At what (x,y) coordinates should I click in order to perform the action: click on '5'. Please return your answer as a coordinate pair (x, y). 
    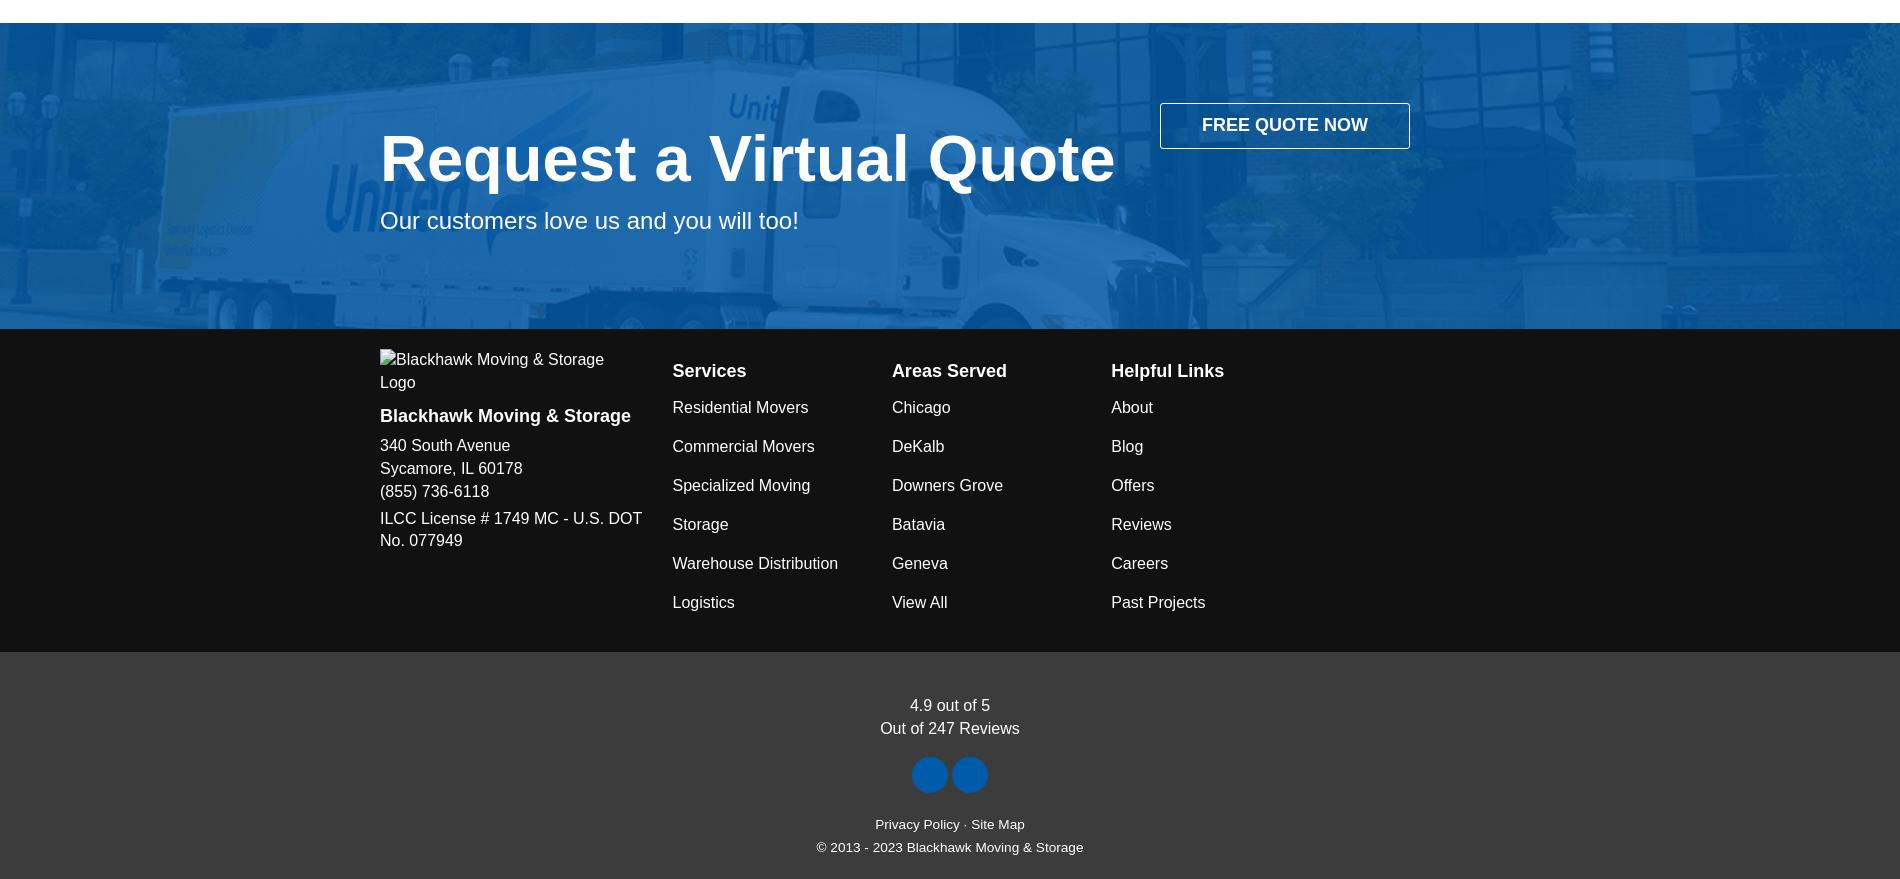
    Looking at the image, I should click on (985, 705).